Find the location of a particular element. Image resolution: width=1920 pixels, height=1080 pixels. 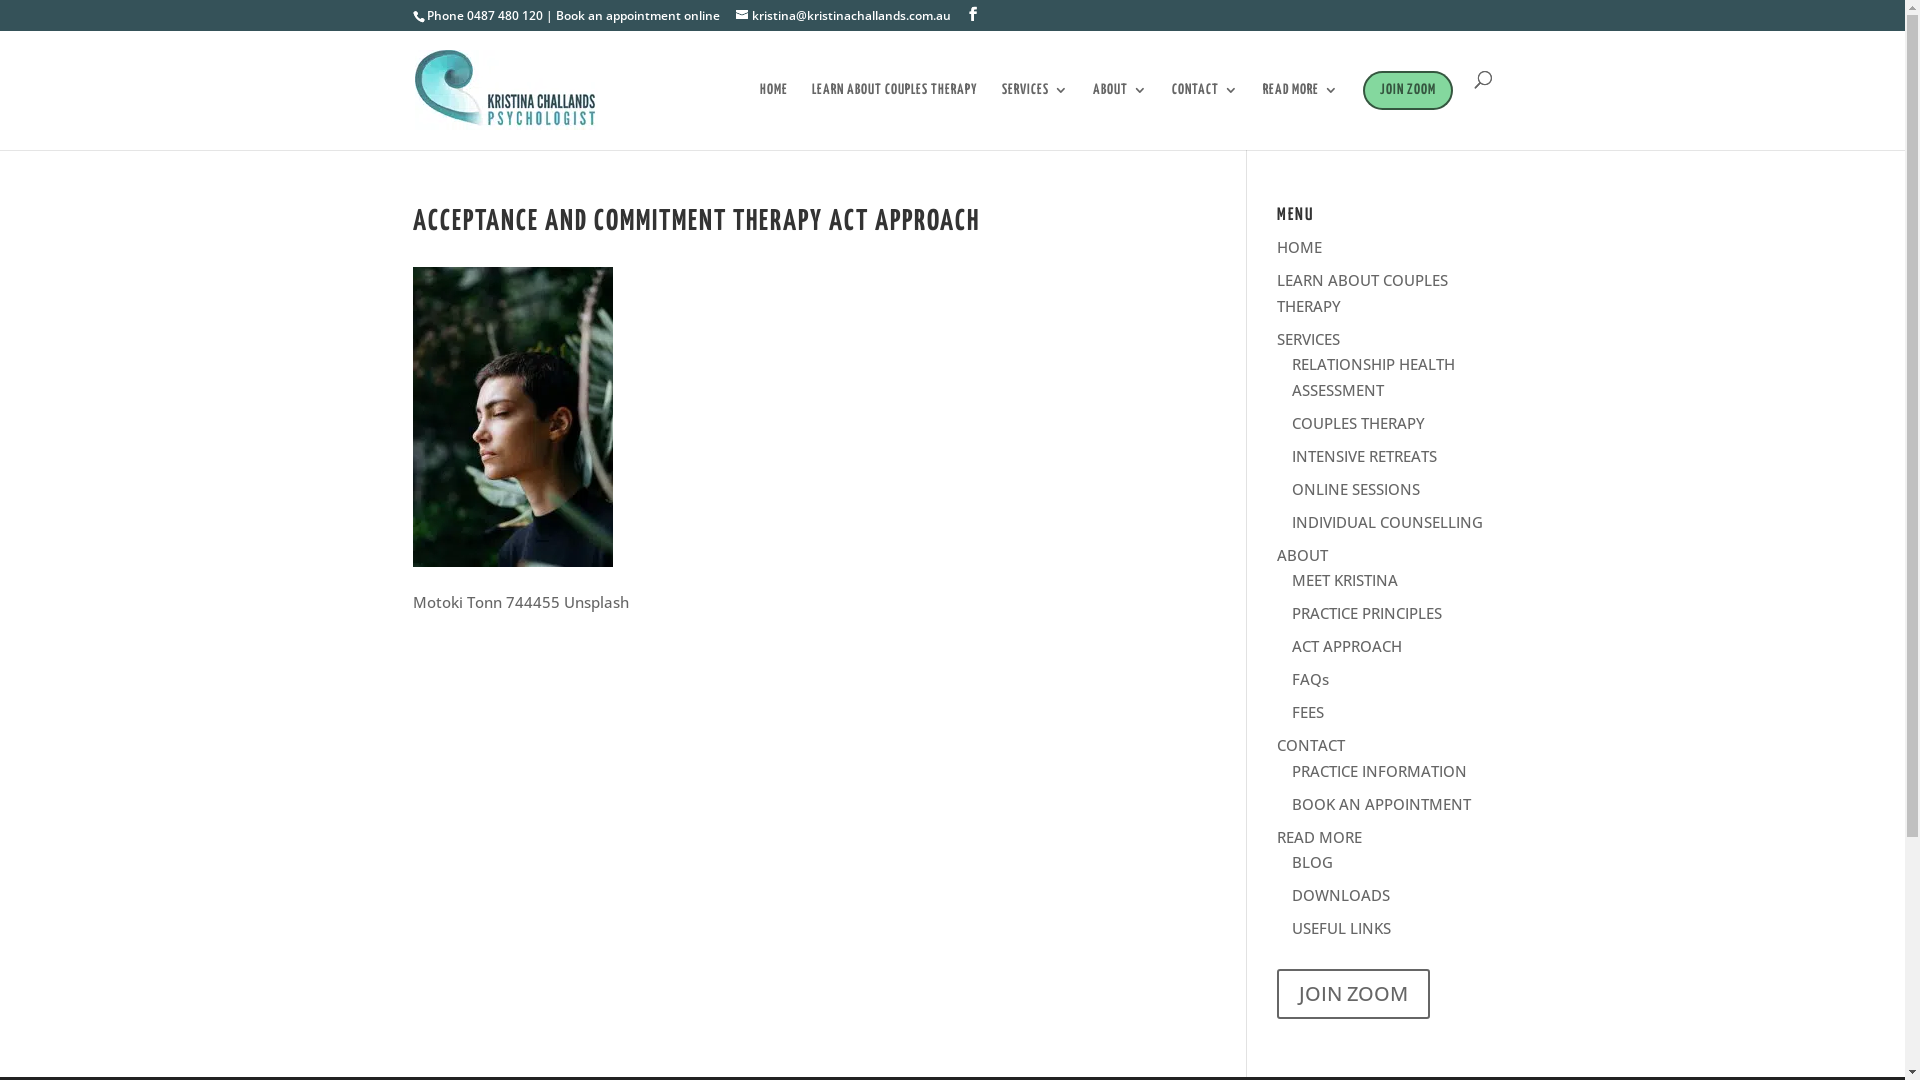

'BOOK AN APPOINTMENT' is located at coordinates (1380, 802).